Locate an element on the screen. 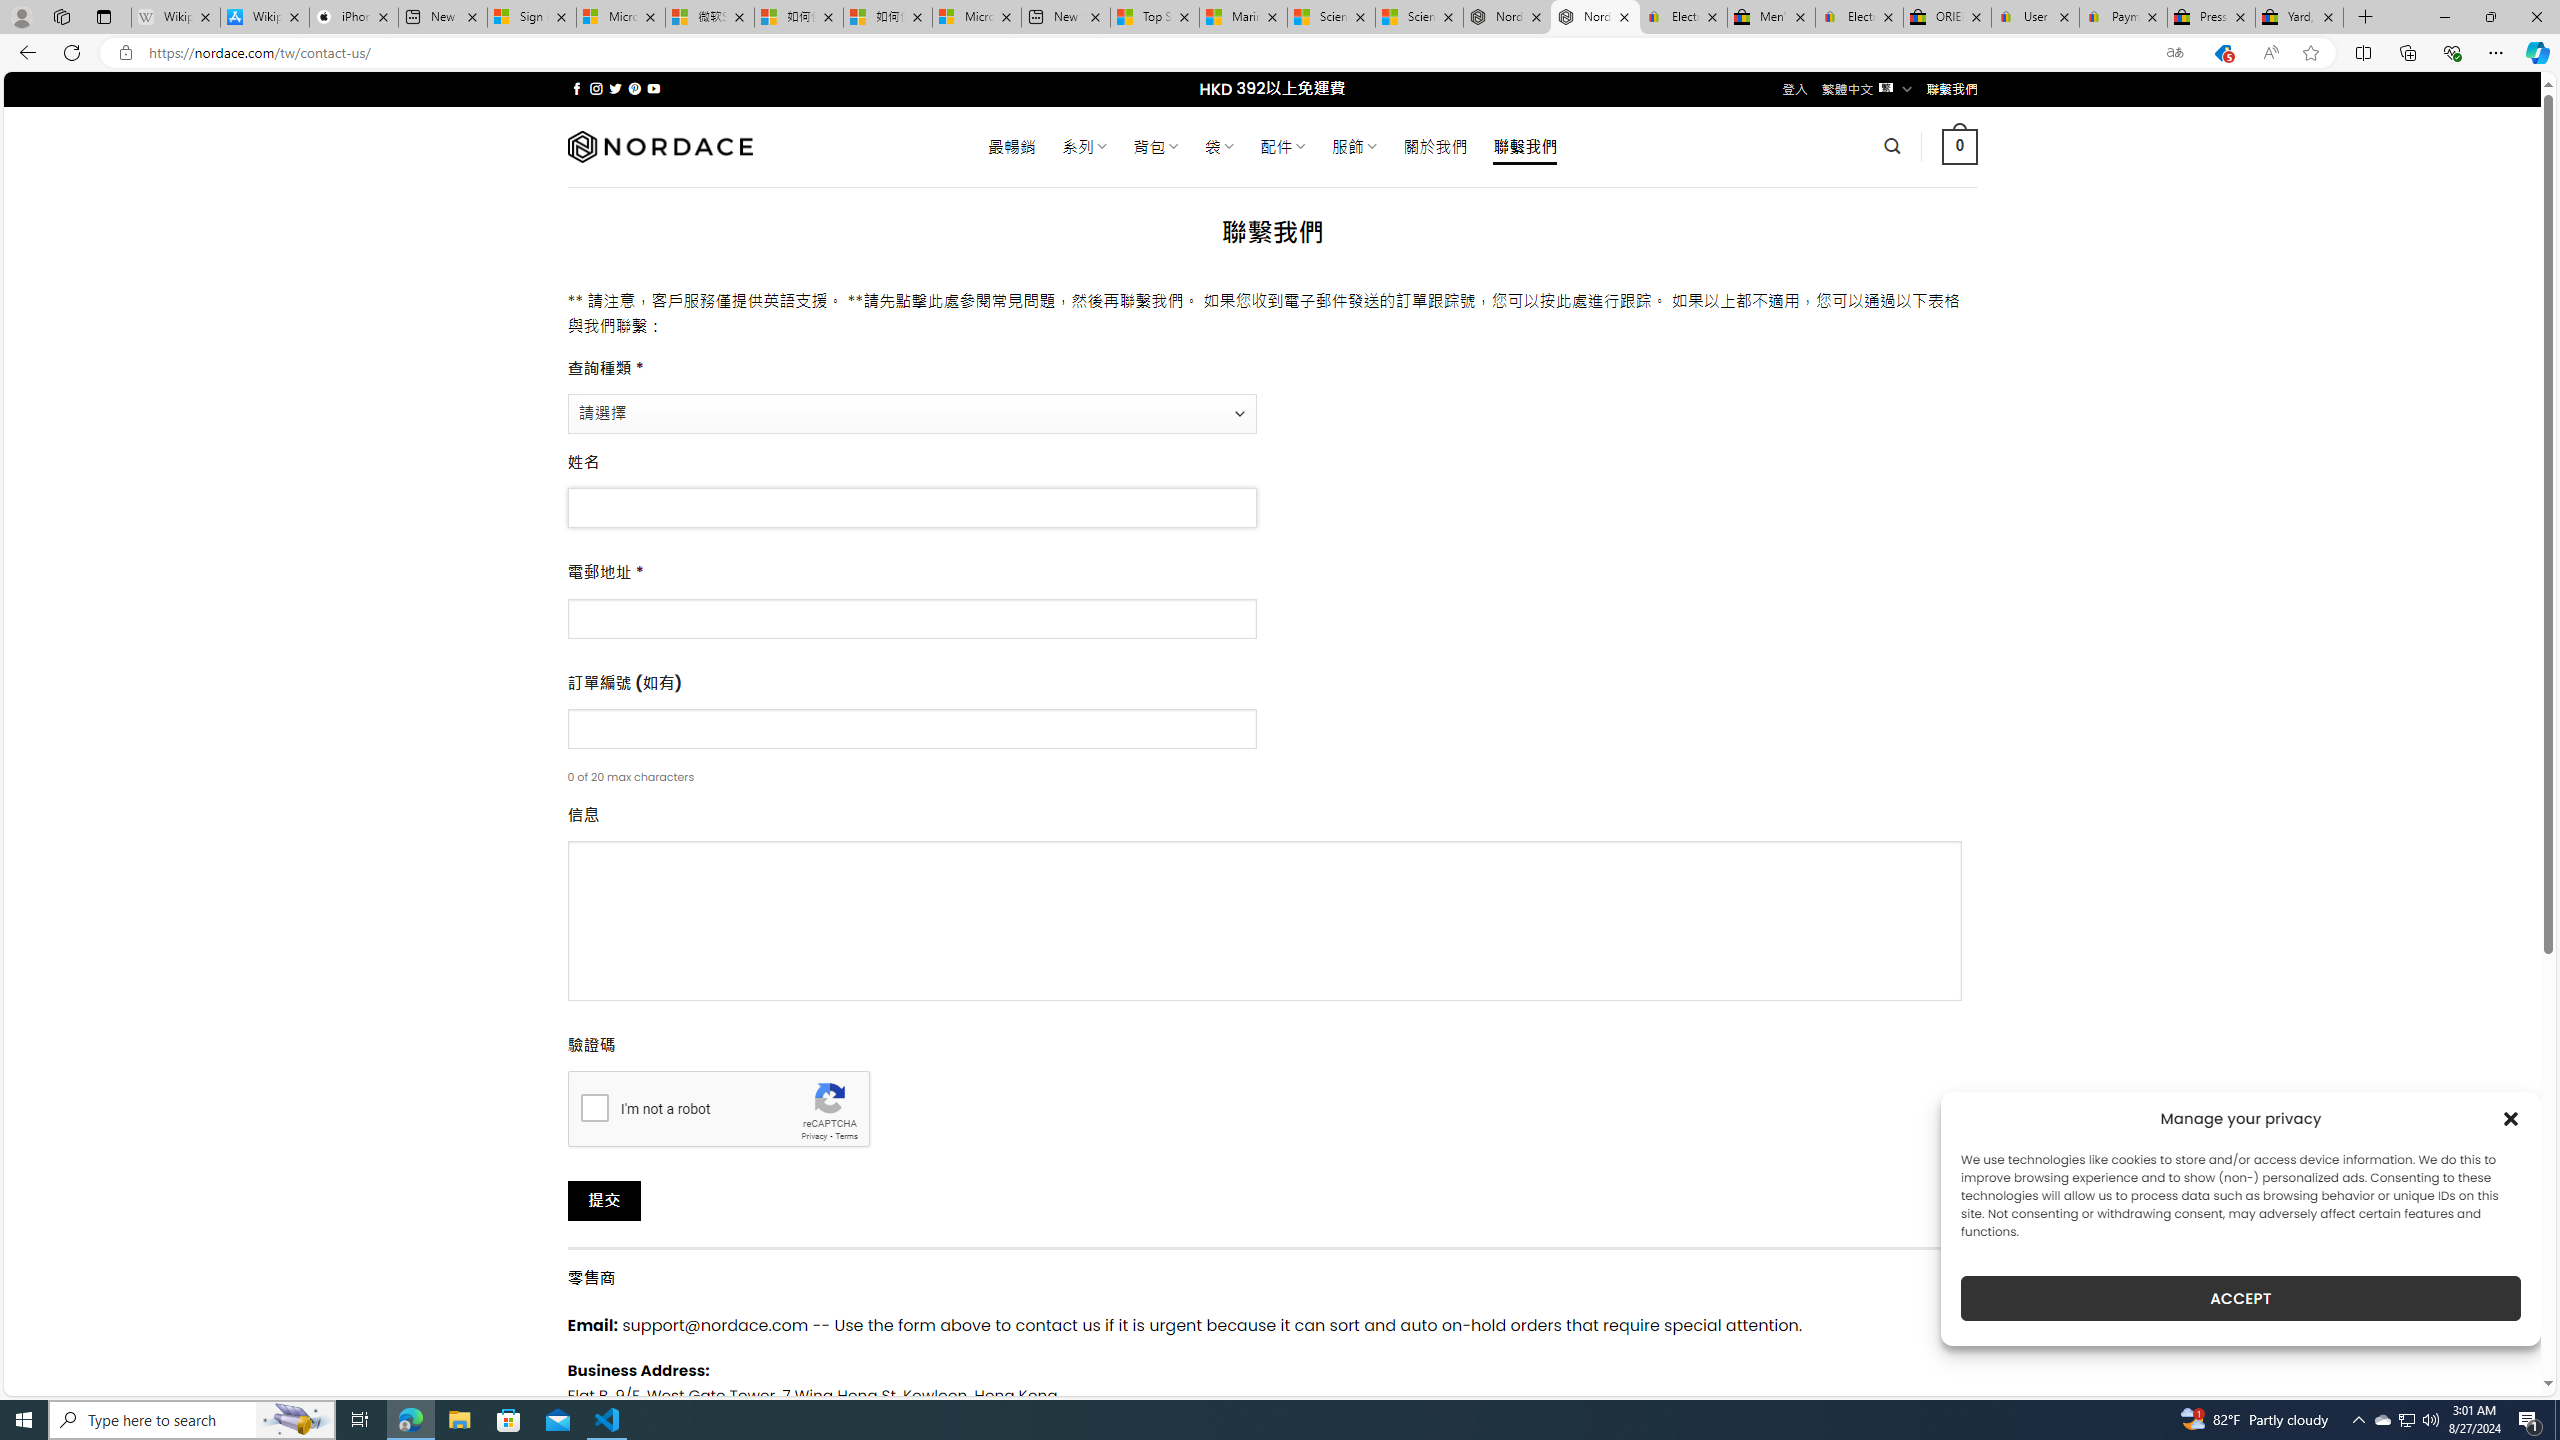  'Show translate options' is located at coordinates (2173, 53).